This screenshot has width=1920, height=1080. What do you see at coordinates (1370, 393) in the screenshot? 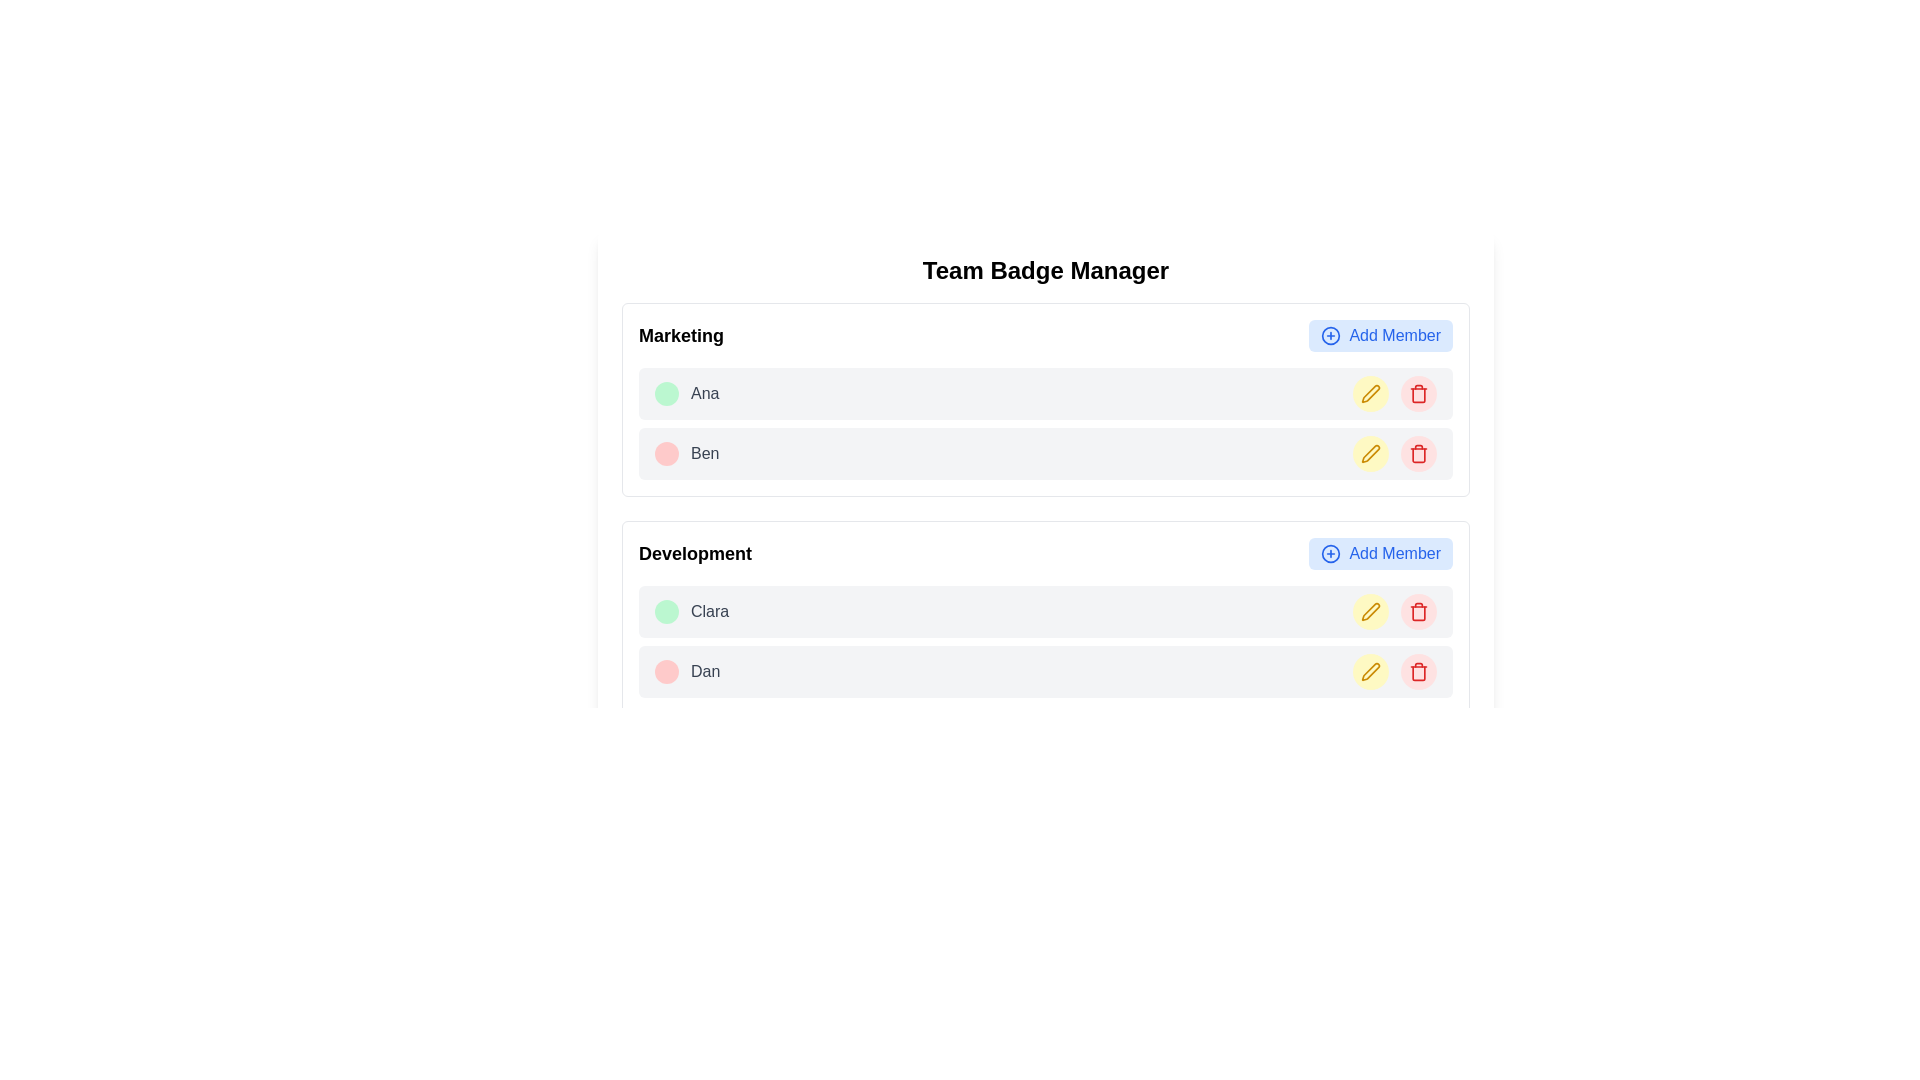
I see `the yellow pen icon button in the 'Marketing' section` at bounding box center [1370, 393].